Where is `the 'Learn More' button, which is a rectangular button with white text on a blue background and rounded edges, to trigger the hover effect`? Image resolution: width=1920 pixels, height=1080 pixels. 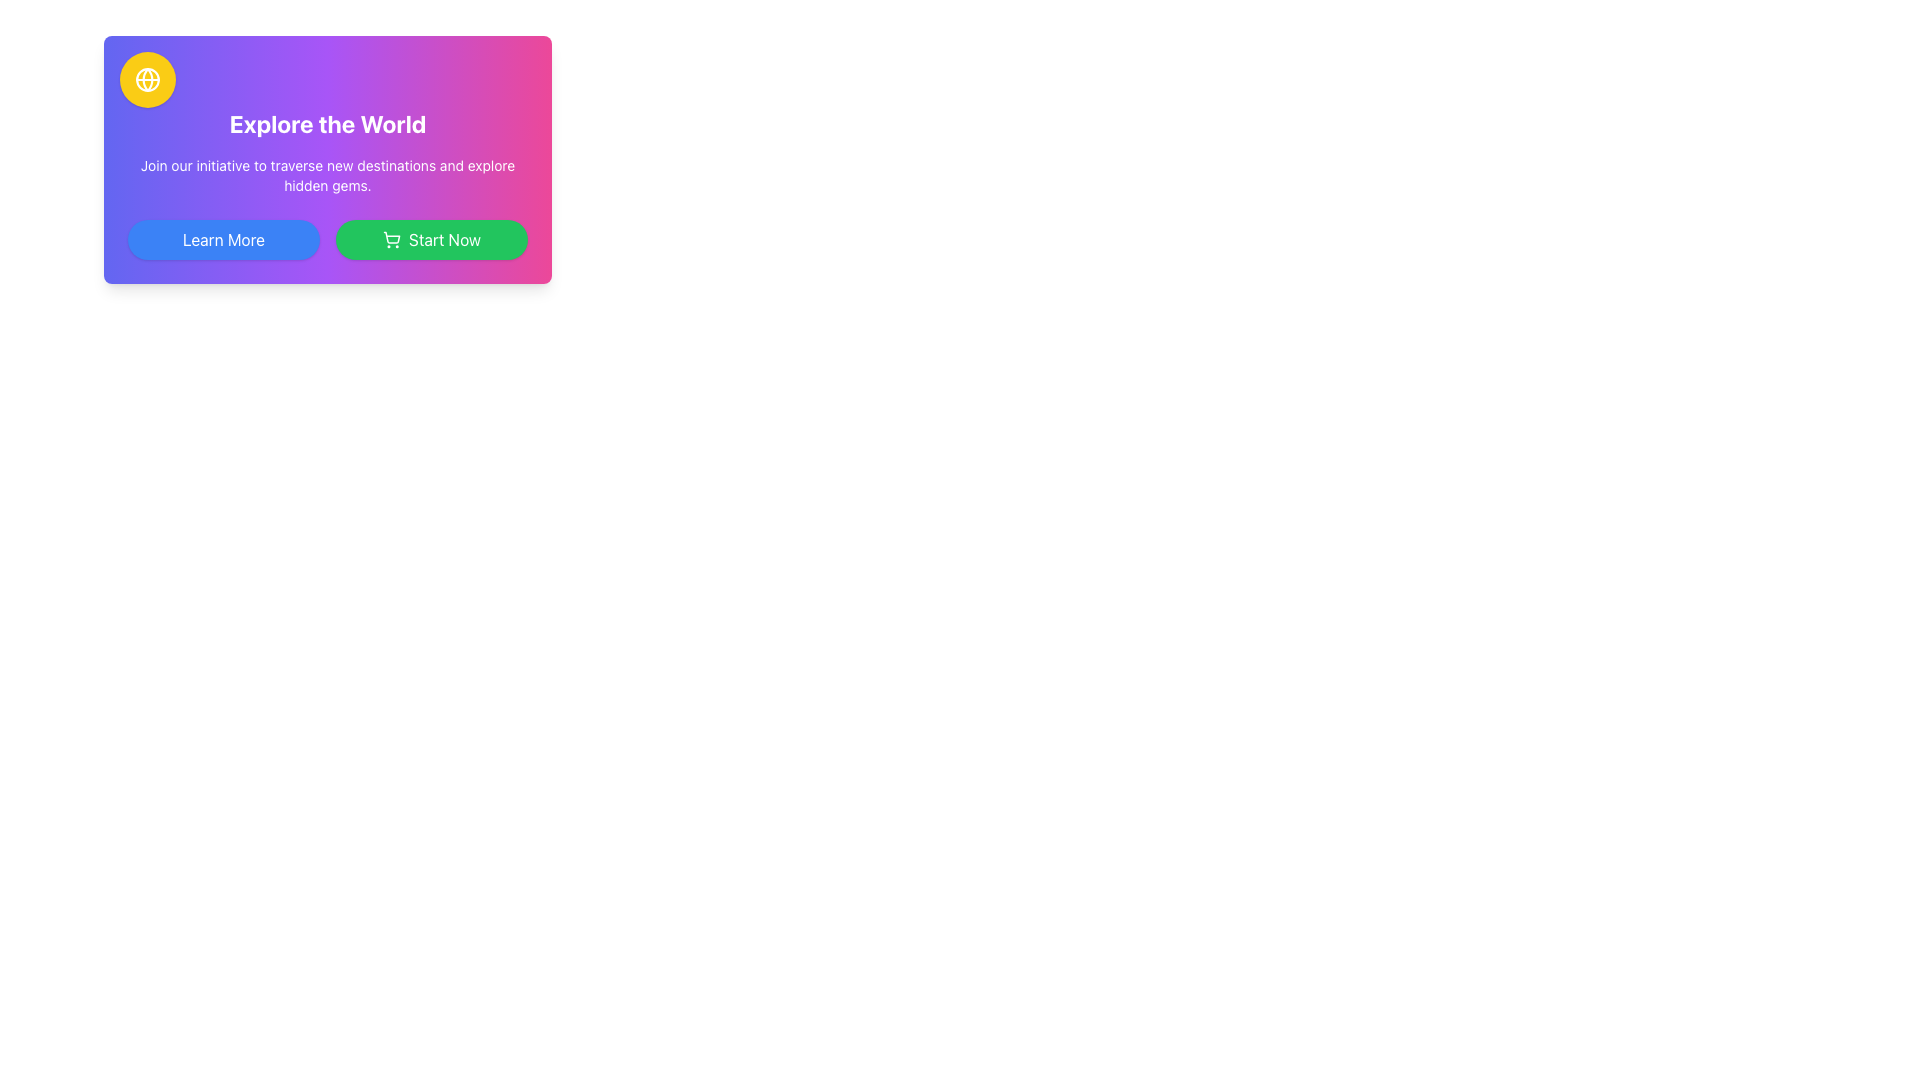
the 'Learn More' button, which is a rectangular button with white text on a blue background and rounded edges, to trigger the hover effect is located at coordinates (224, 238).